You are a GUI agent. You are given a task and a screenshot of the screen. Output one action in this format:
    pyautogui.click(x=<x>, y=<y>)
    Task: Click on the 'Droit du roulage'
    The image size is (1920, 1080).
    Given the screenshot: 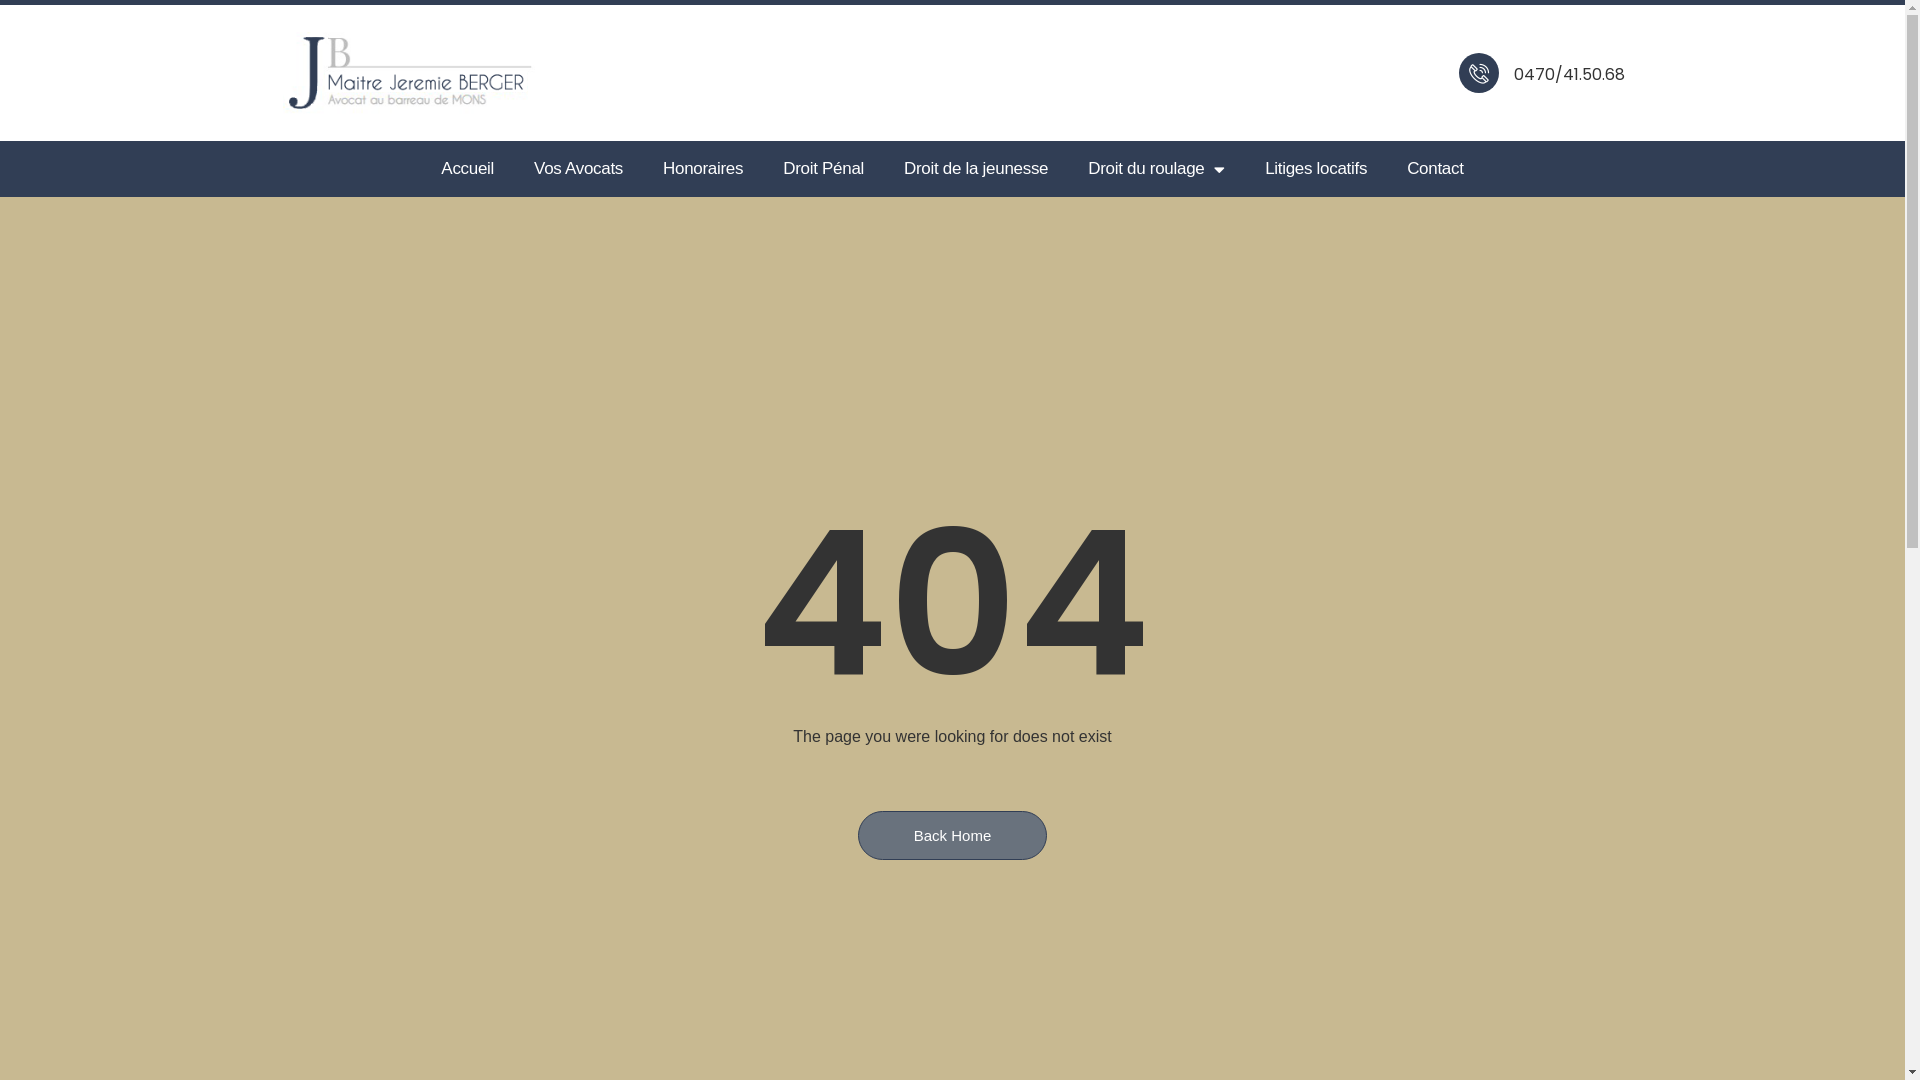 What is the action you would take?
    pyautogui.click(x=1156, y=168)
    